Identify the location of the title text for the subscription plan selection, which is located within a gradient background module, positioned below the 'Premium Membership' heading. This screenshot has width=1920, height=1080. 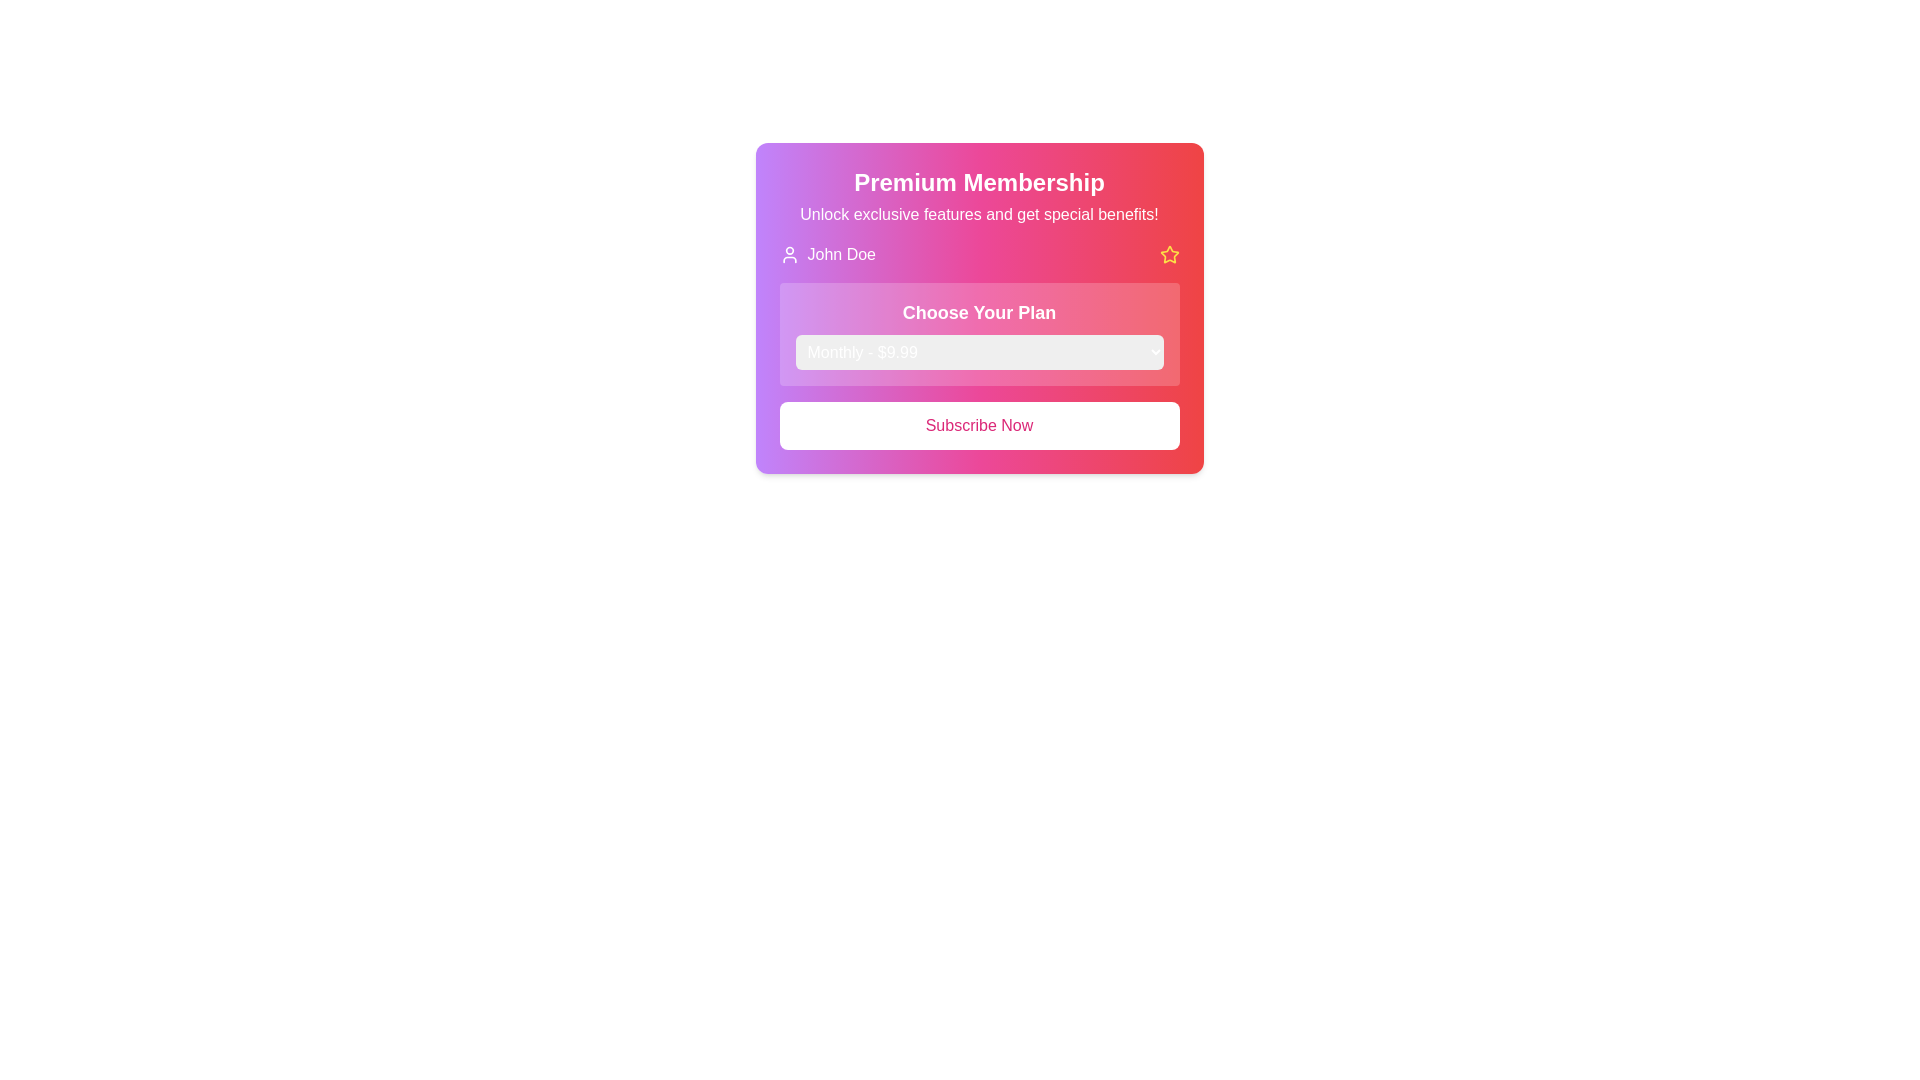
(979, 312).